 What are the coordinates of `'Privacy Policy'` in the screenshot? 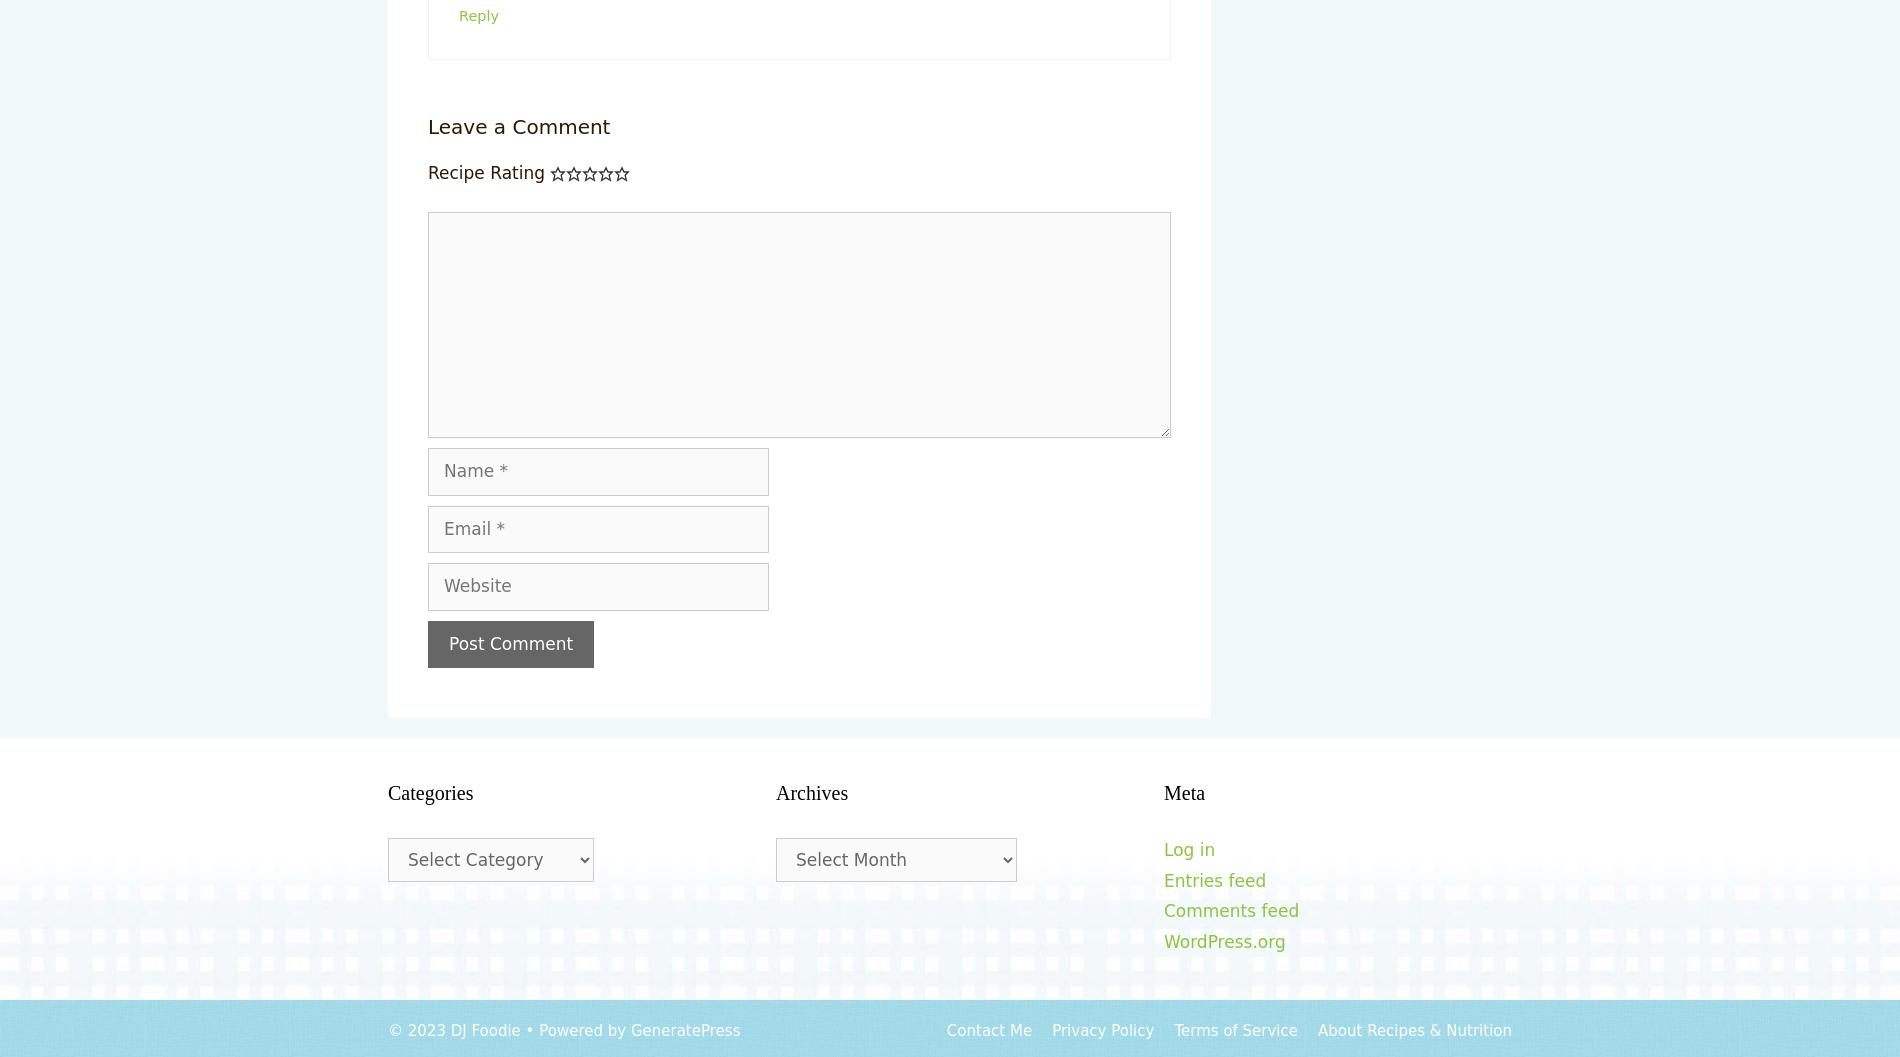 It's located at (1102, 1029).